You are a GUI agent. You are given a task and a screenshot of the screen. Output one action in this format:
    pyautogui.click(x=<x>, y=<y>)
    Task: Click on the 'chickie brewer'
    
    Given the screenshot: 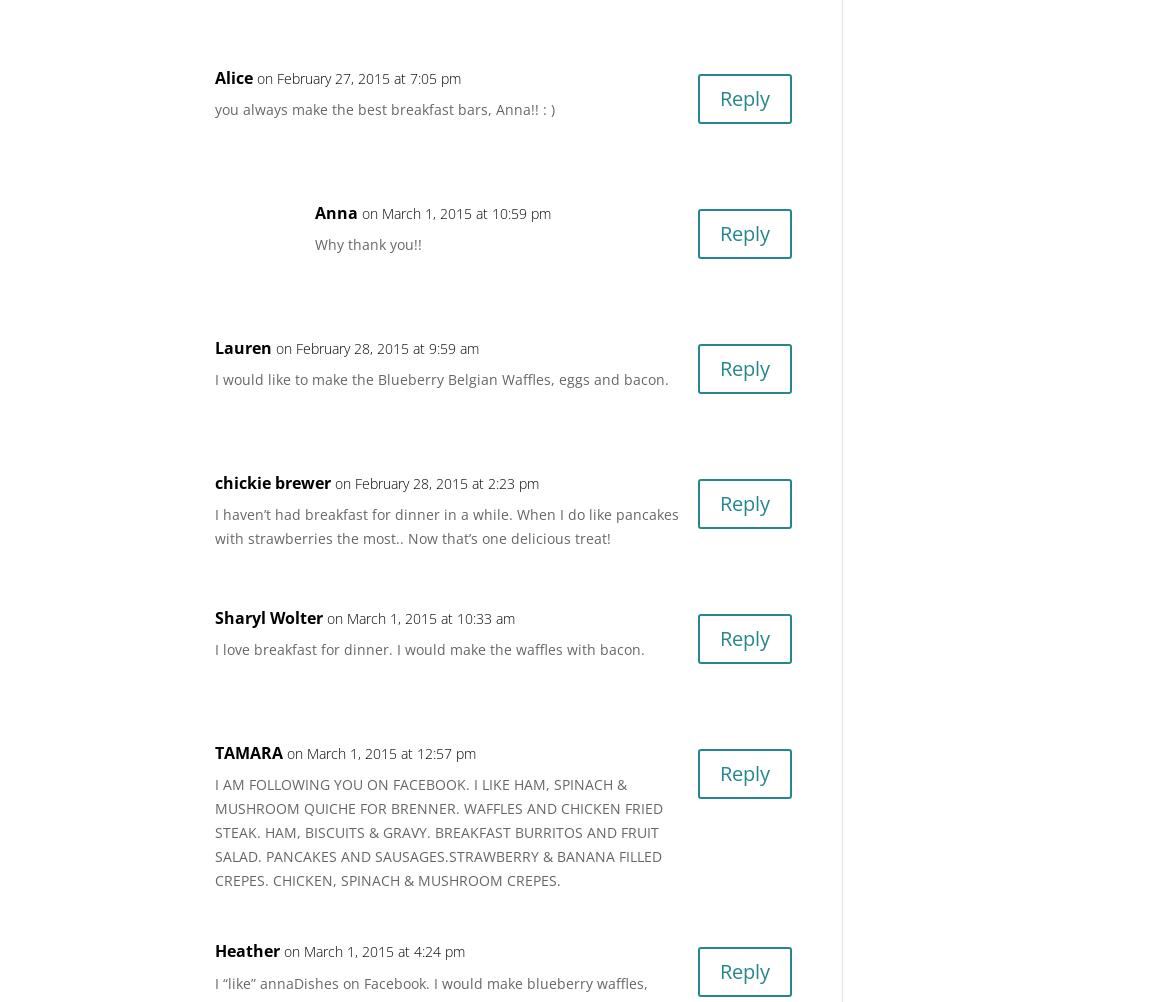 What is the action you would take?
    pyautogui.click(x=272, y=480)
    